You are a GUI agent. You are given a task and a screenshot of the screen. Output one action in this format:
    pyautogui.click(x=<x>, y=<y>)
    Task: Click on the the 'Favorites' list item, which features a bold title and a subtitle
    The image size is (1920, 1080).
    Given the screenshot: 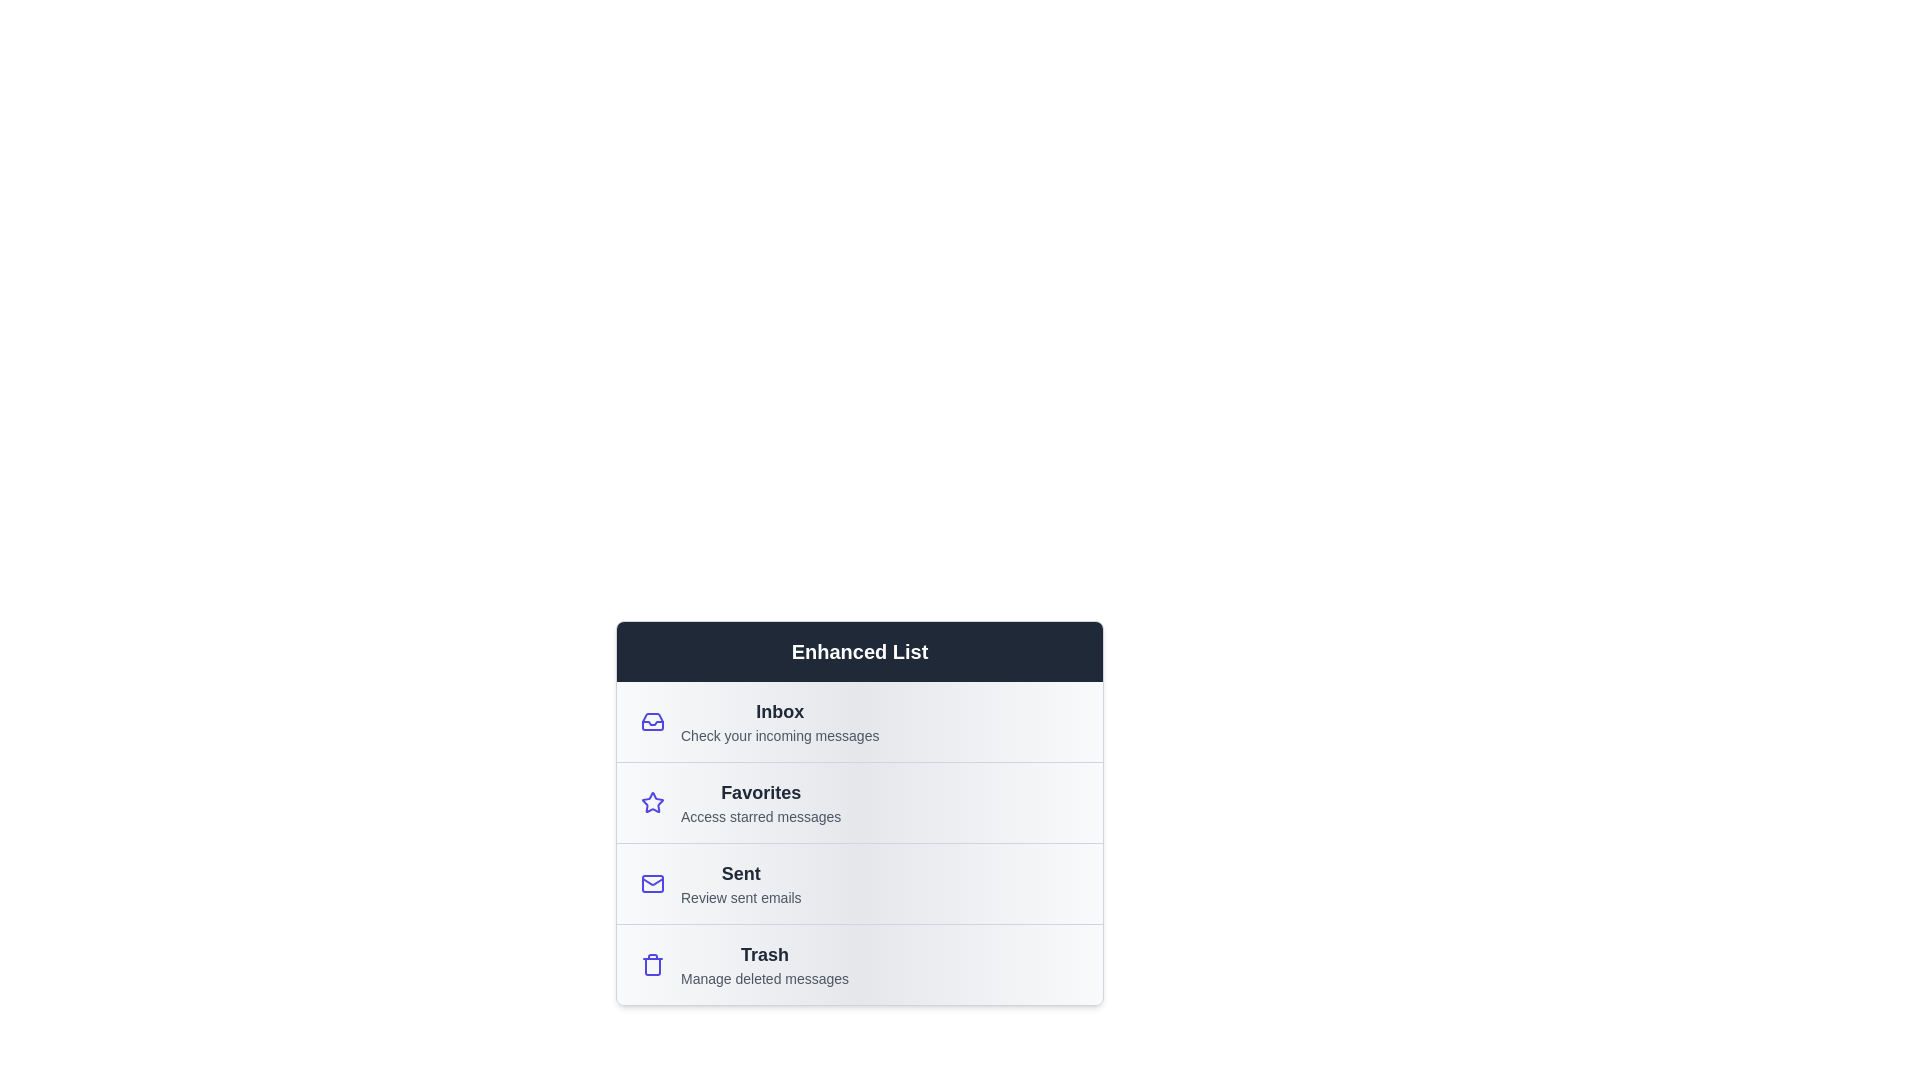 What is the action you would take?
    pyautogui.click(x=760, y=801)
    